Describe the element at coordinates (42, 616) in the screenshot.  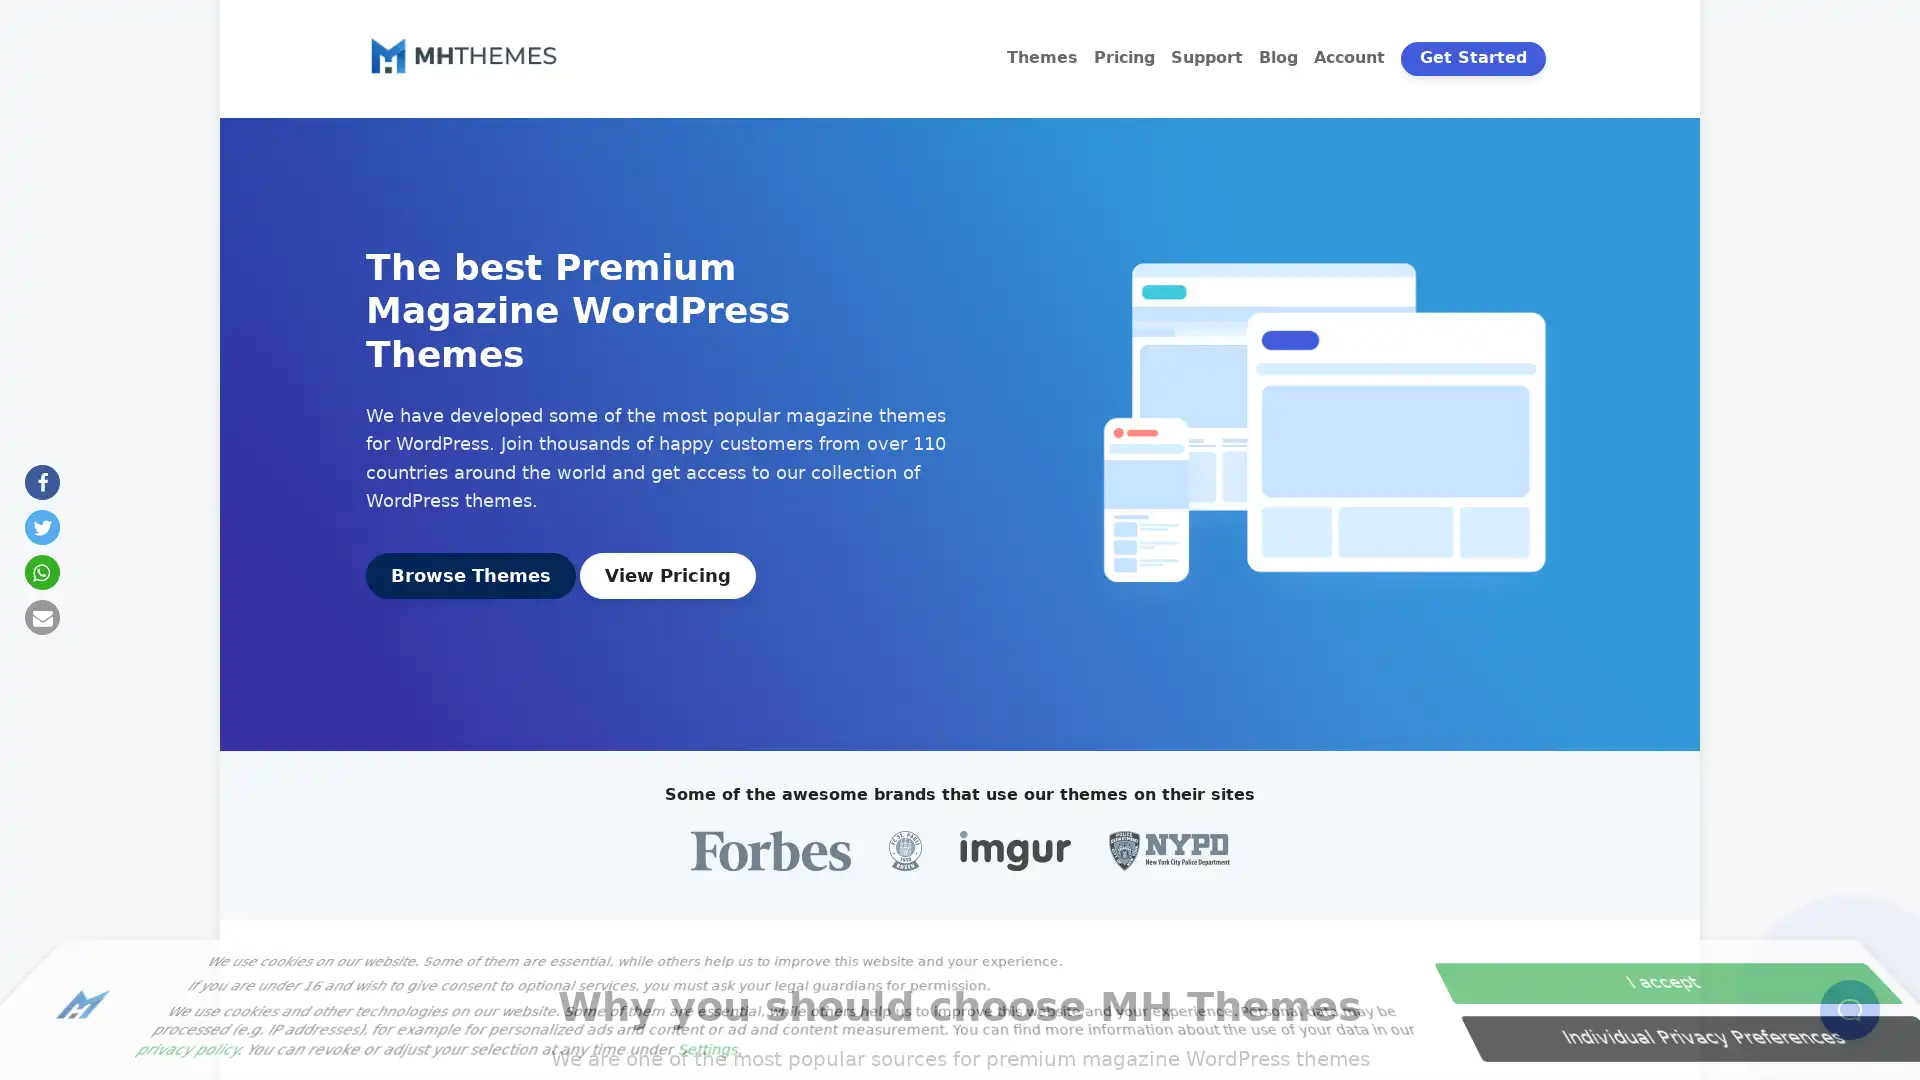
I see `Send by email` at that location.